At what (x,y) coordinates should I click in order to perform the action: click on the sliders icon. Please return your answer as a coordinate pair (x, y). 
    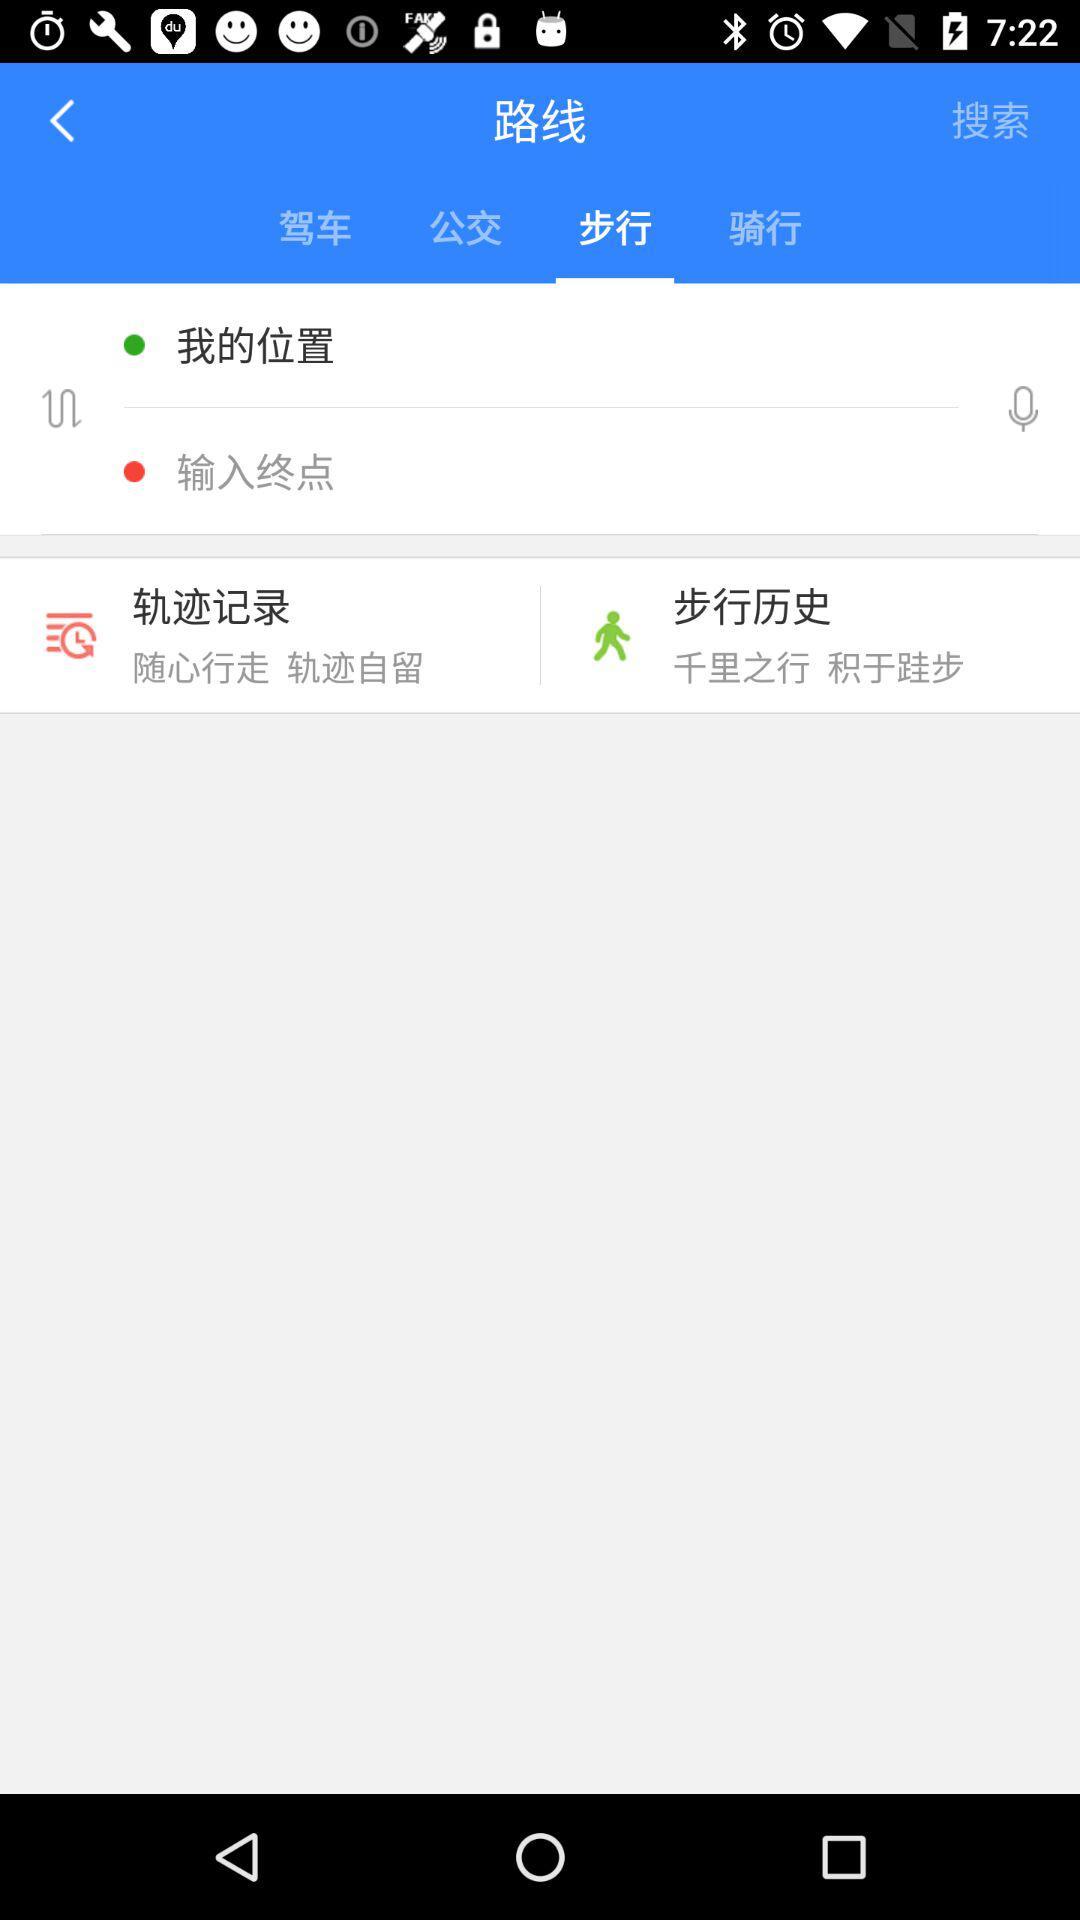
    Looking at the image, I should click on (60, 408).